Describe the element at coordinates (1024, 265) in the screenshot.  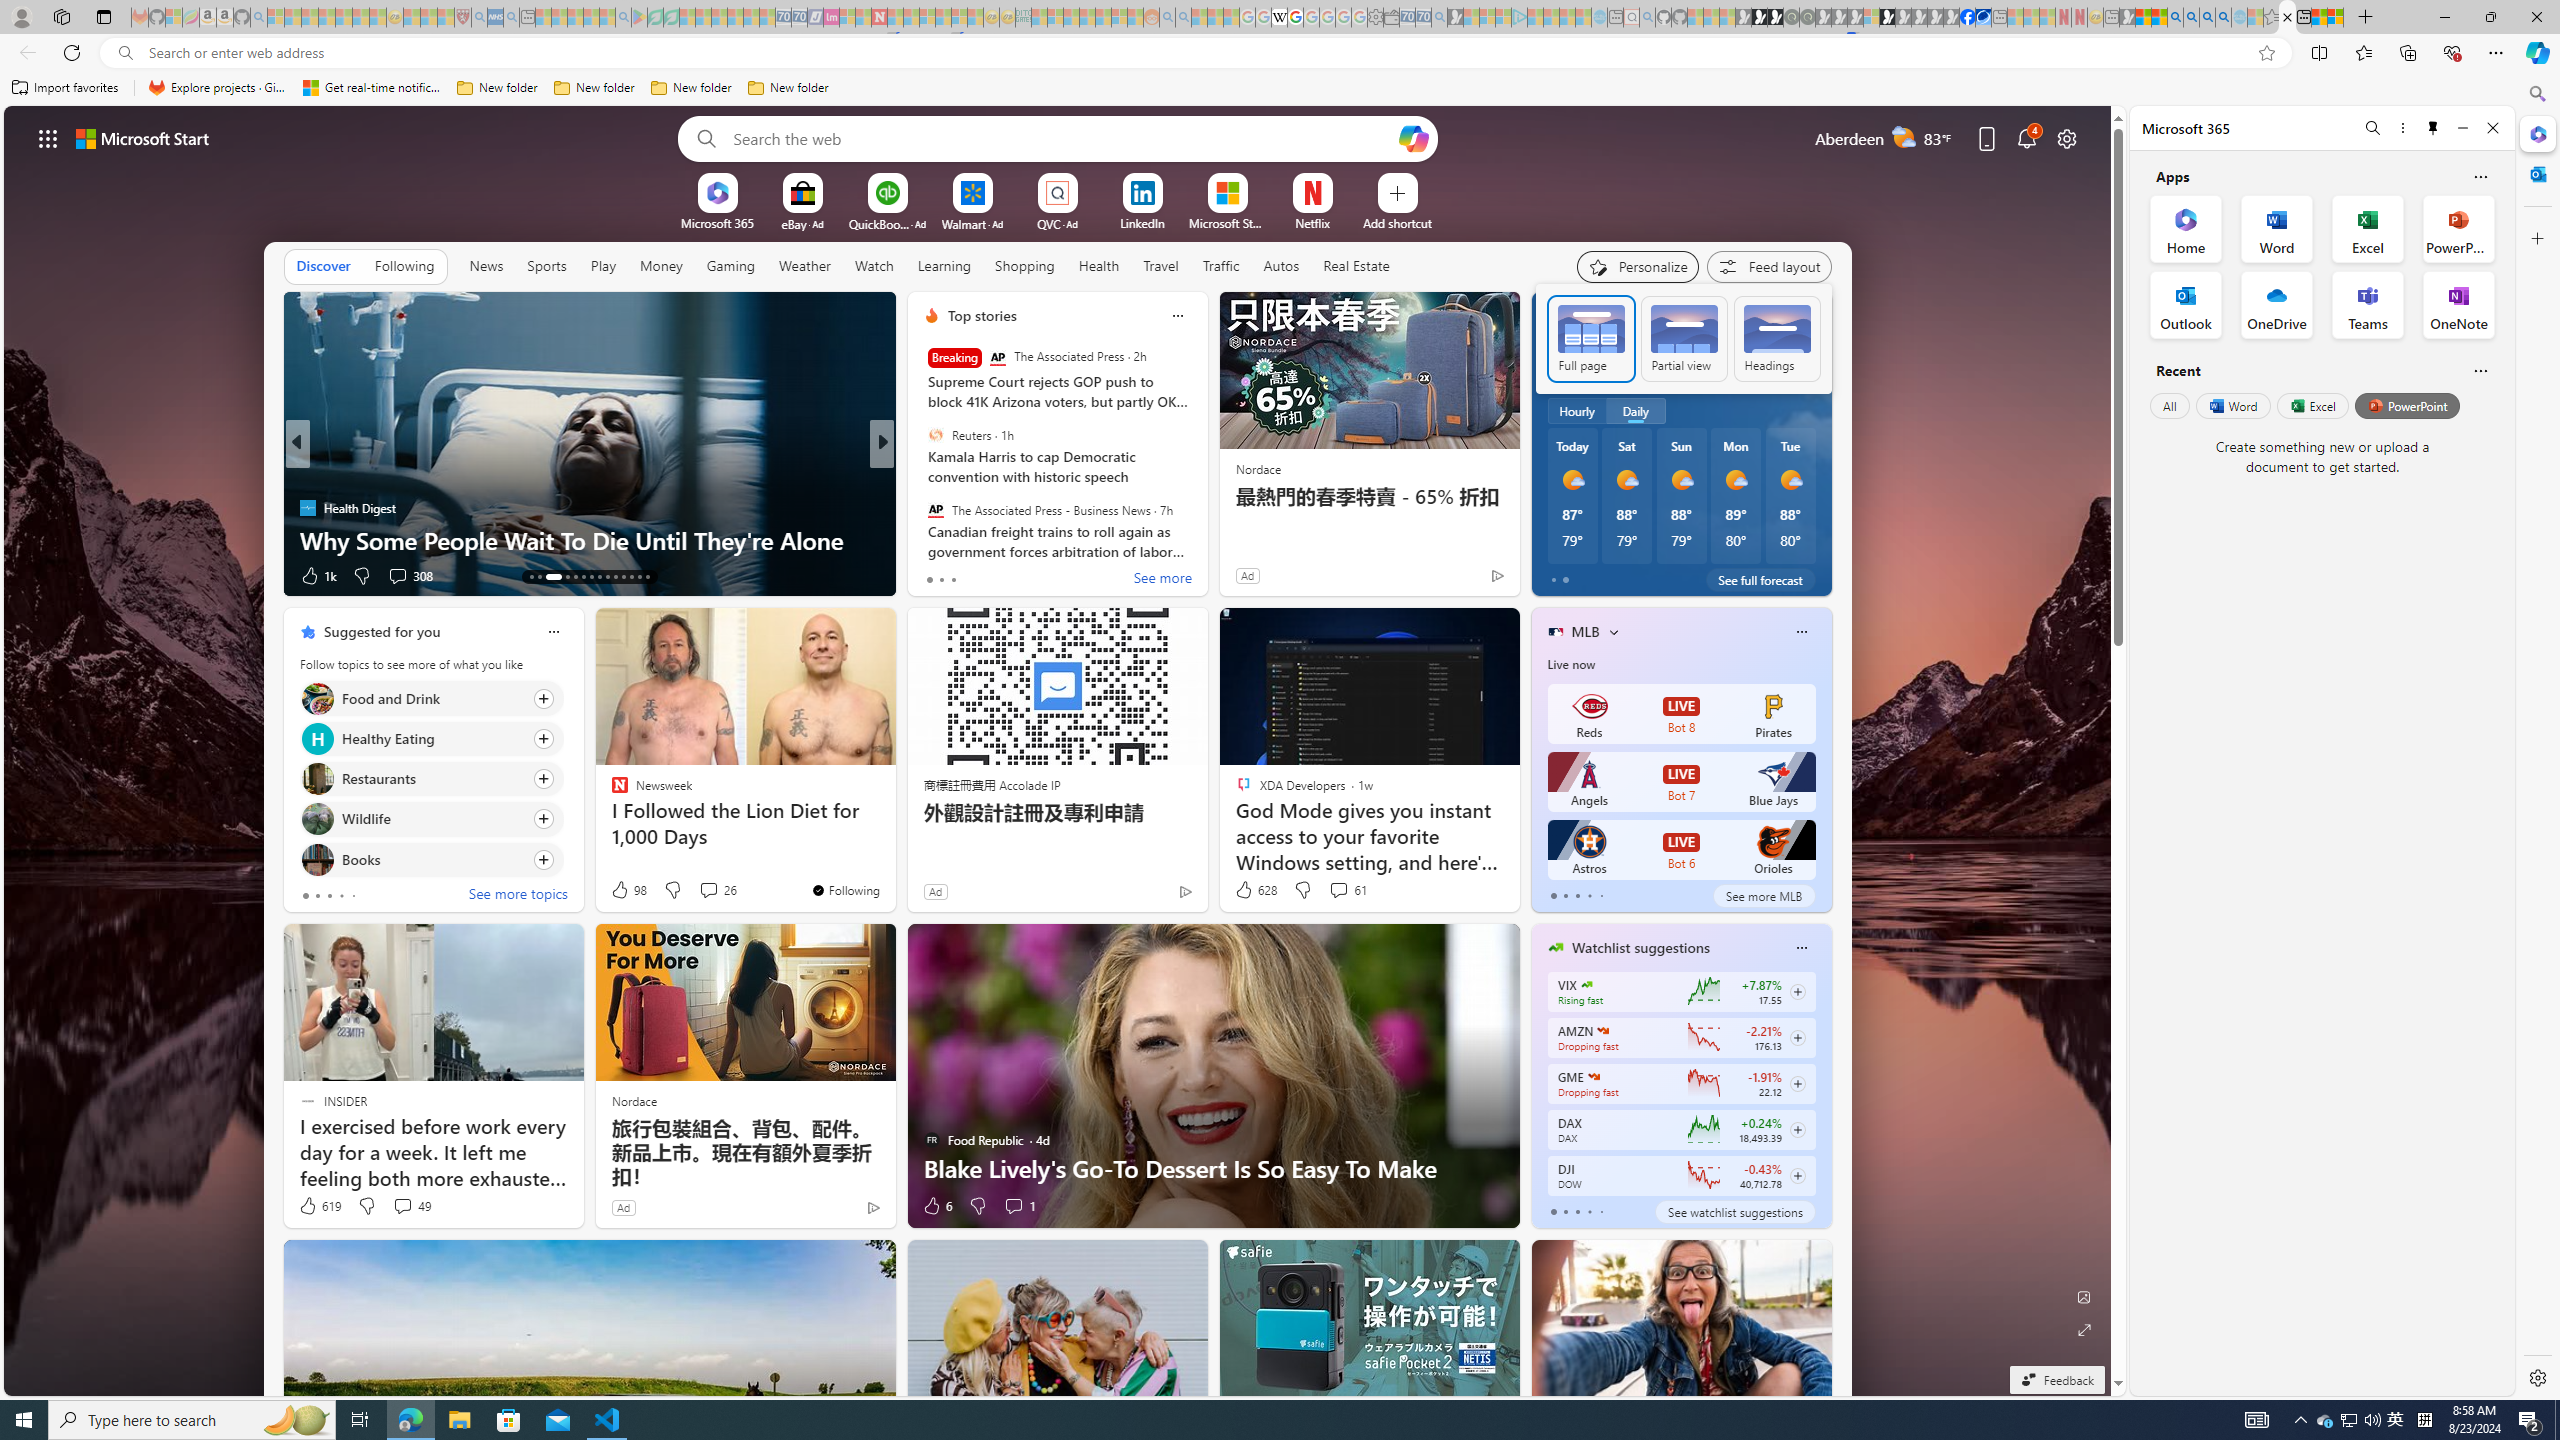
I see `'Shopping'` at that location.